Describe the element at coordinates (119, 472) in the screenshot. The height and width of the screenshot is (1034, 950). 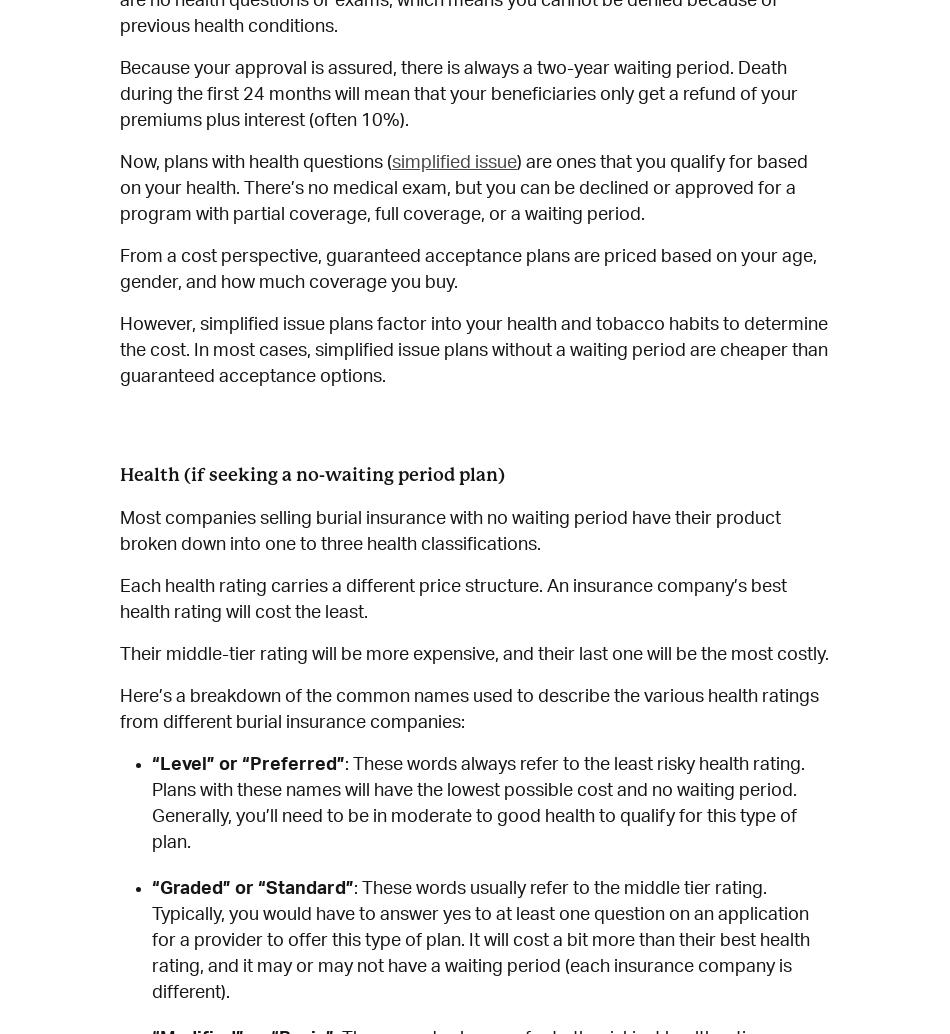
I see `'Health (if seeking a no-waiting period plan)'` at that location.